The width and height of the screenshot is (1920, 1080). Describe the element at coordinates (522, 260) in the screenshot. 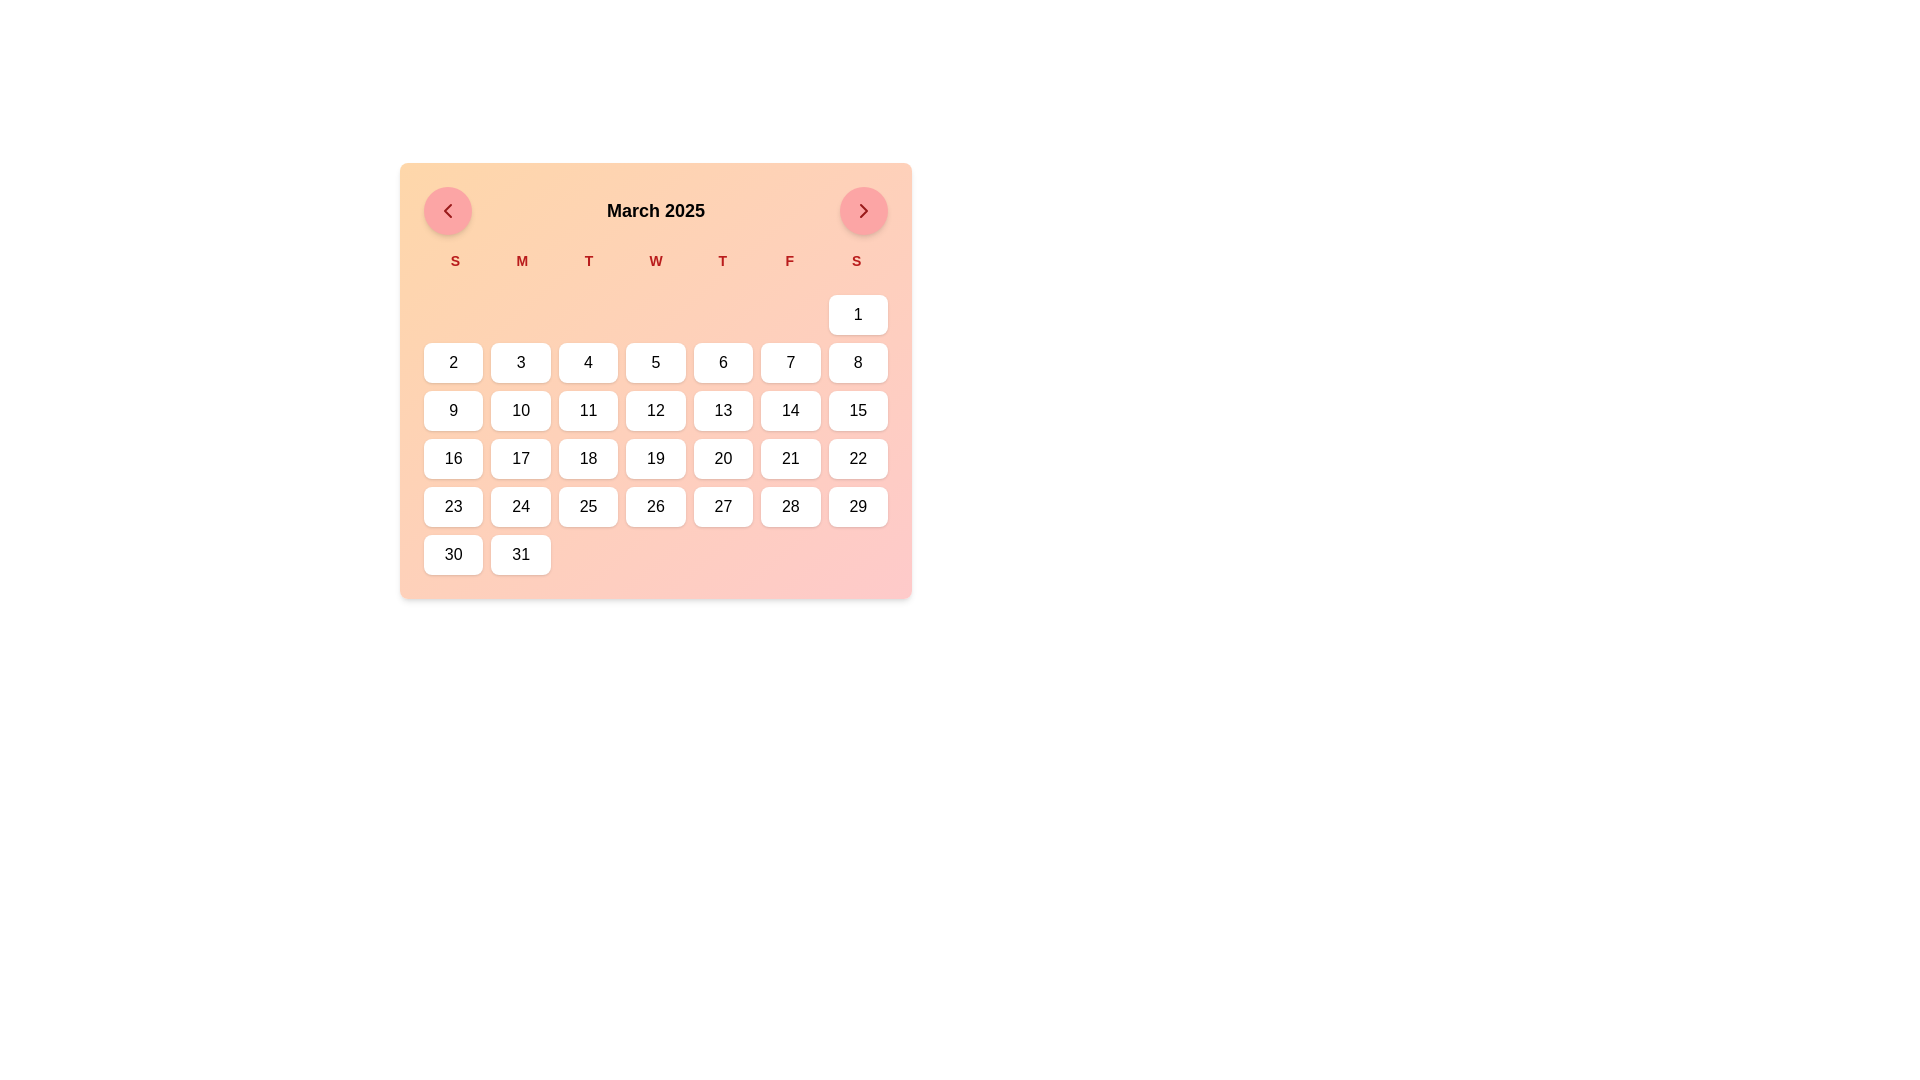

I see `the label marking 'Monday' in the calendar header` at that location.